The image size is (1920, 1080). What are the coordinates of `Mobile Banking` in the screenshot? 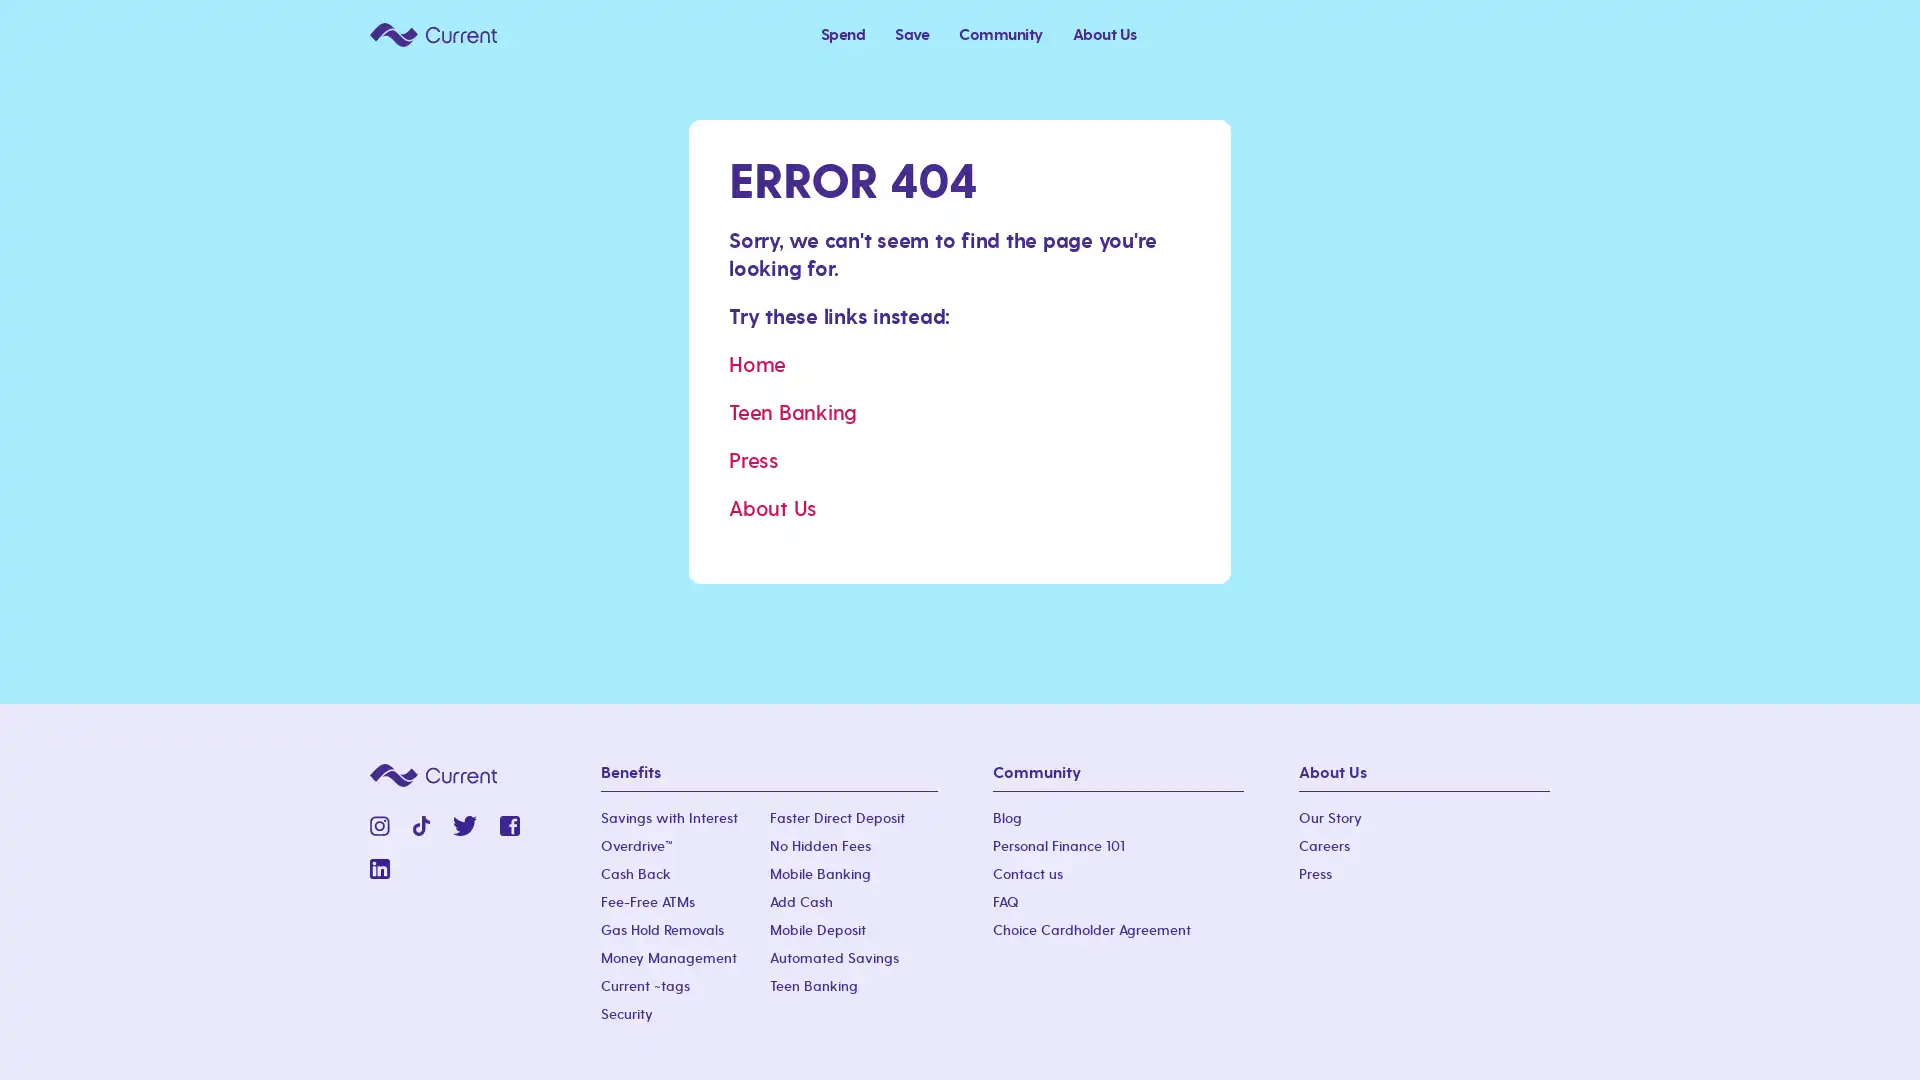 It's located at (819, 874).